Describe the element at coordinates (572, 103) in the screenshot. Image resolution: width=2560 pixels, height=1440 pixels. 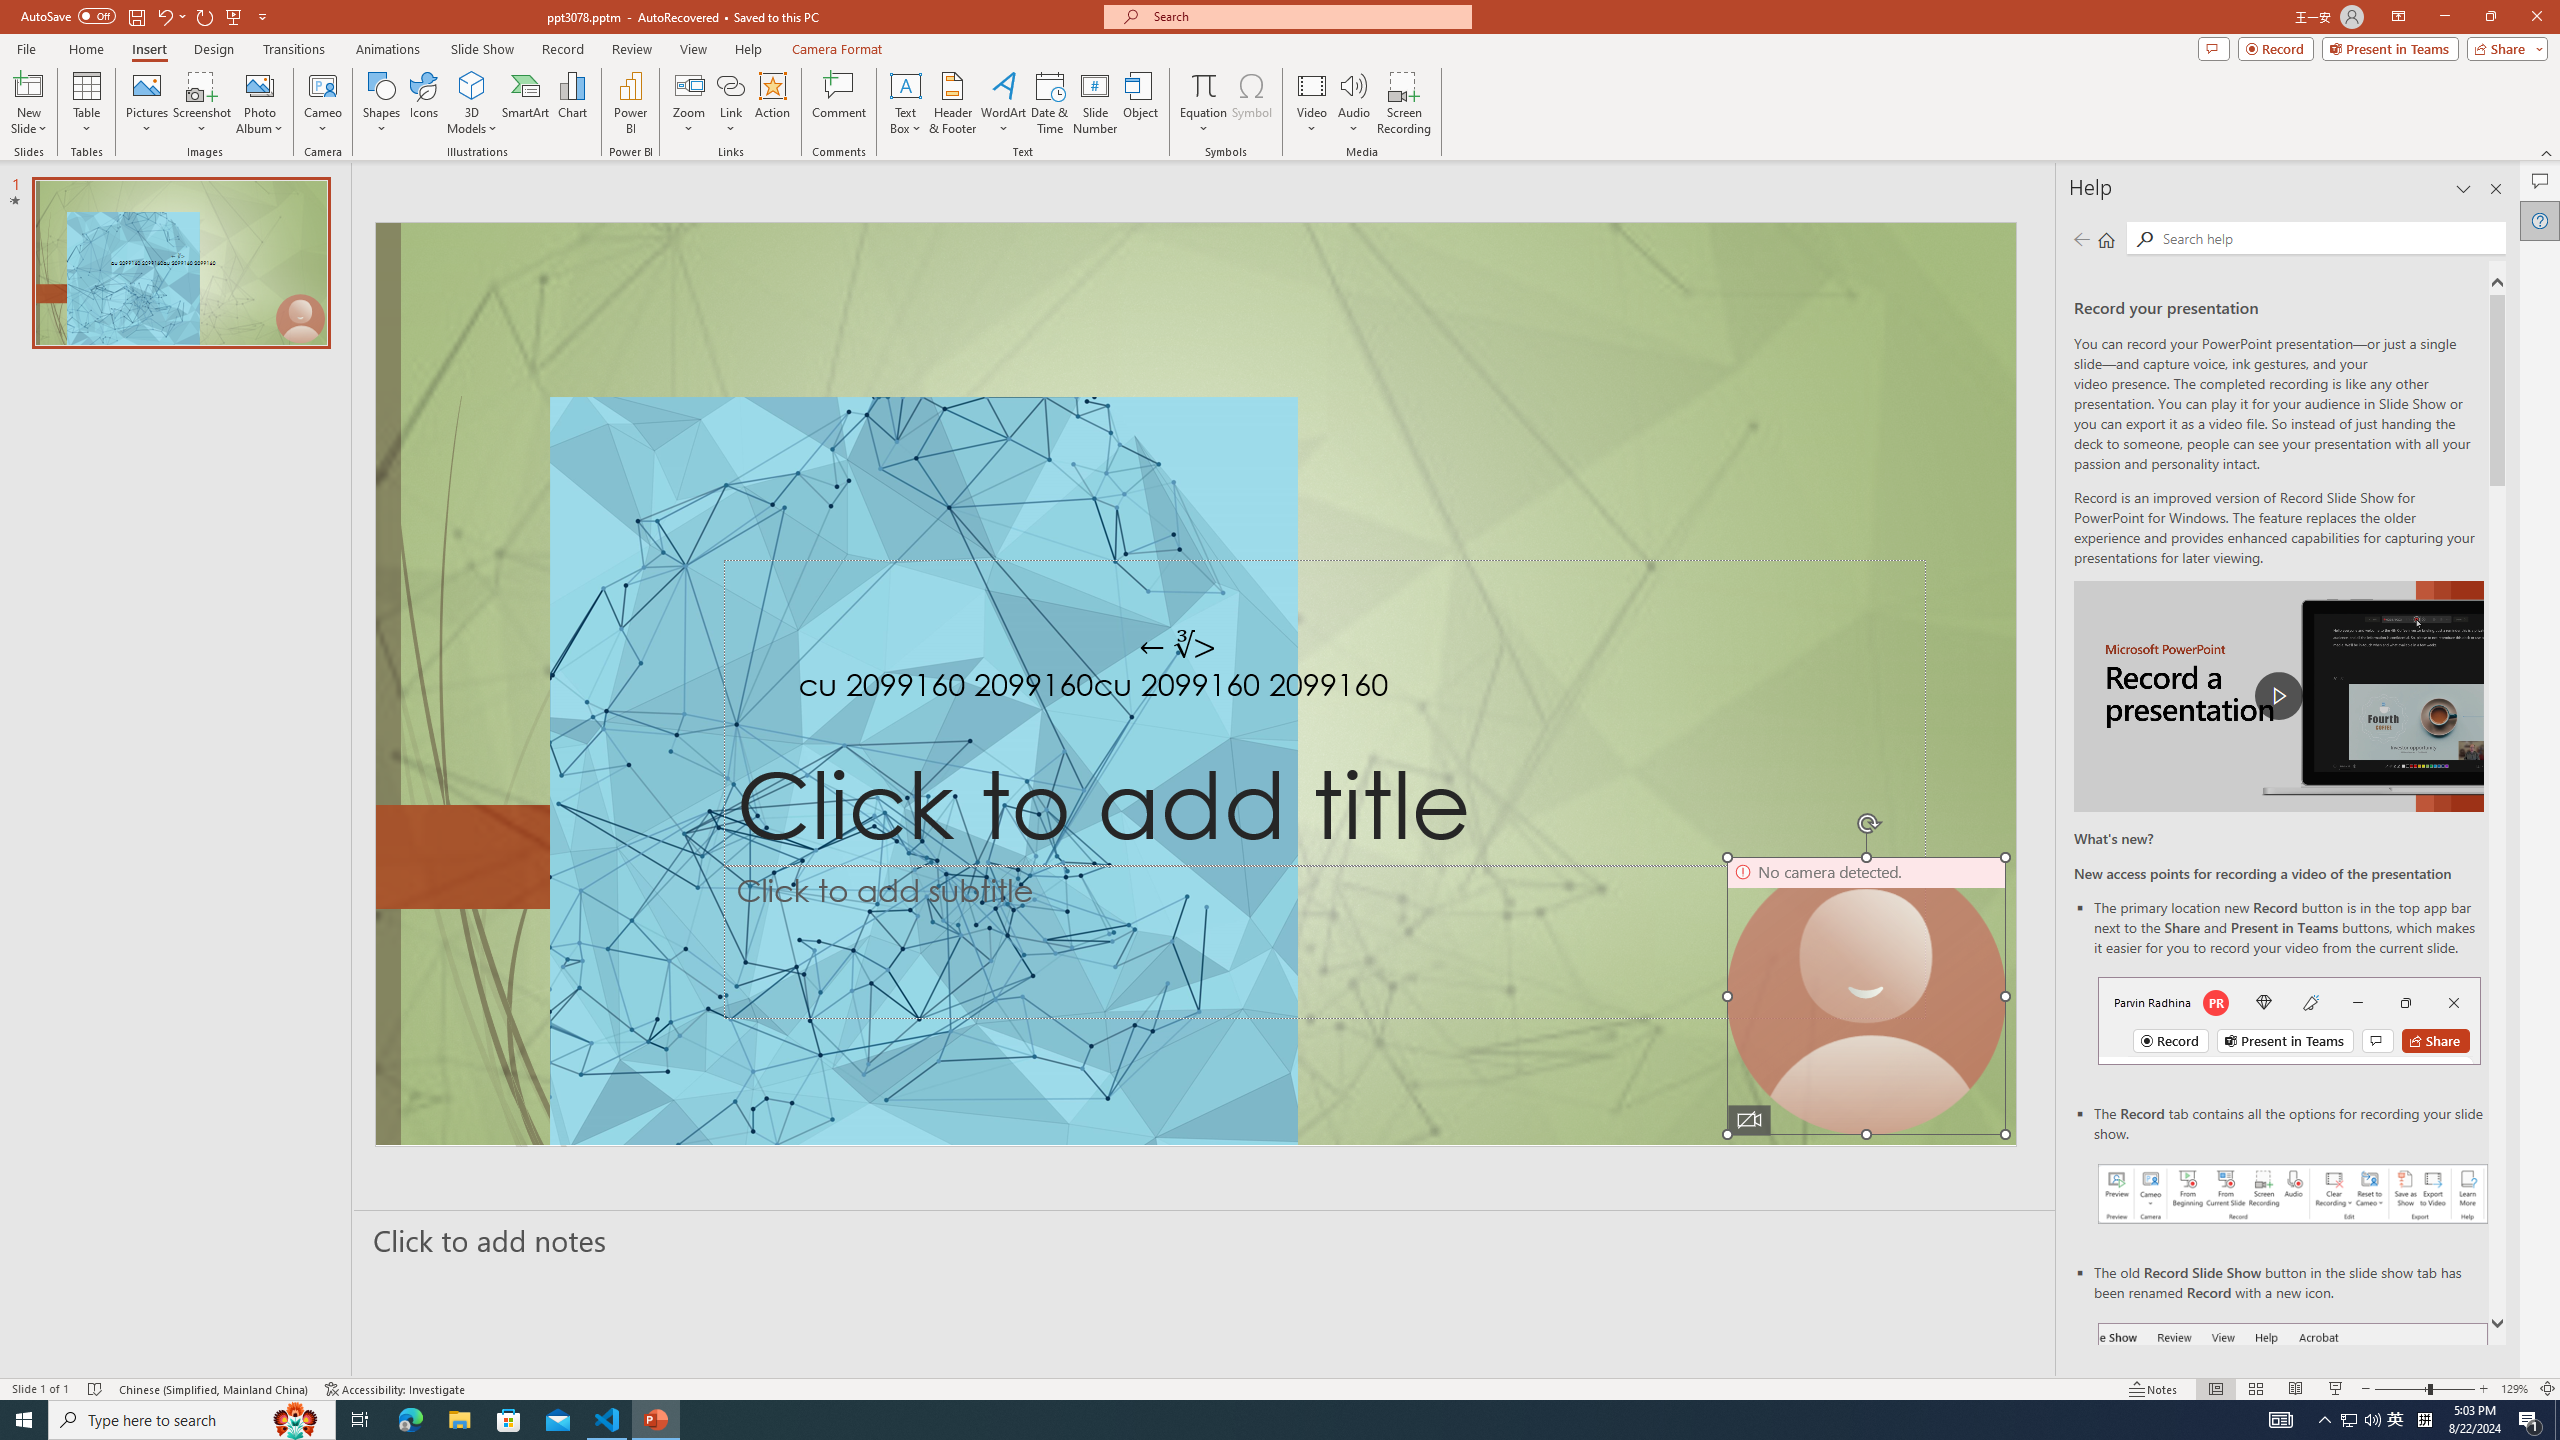
I see `'Chart...'` at that location.